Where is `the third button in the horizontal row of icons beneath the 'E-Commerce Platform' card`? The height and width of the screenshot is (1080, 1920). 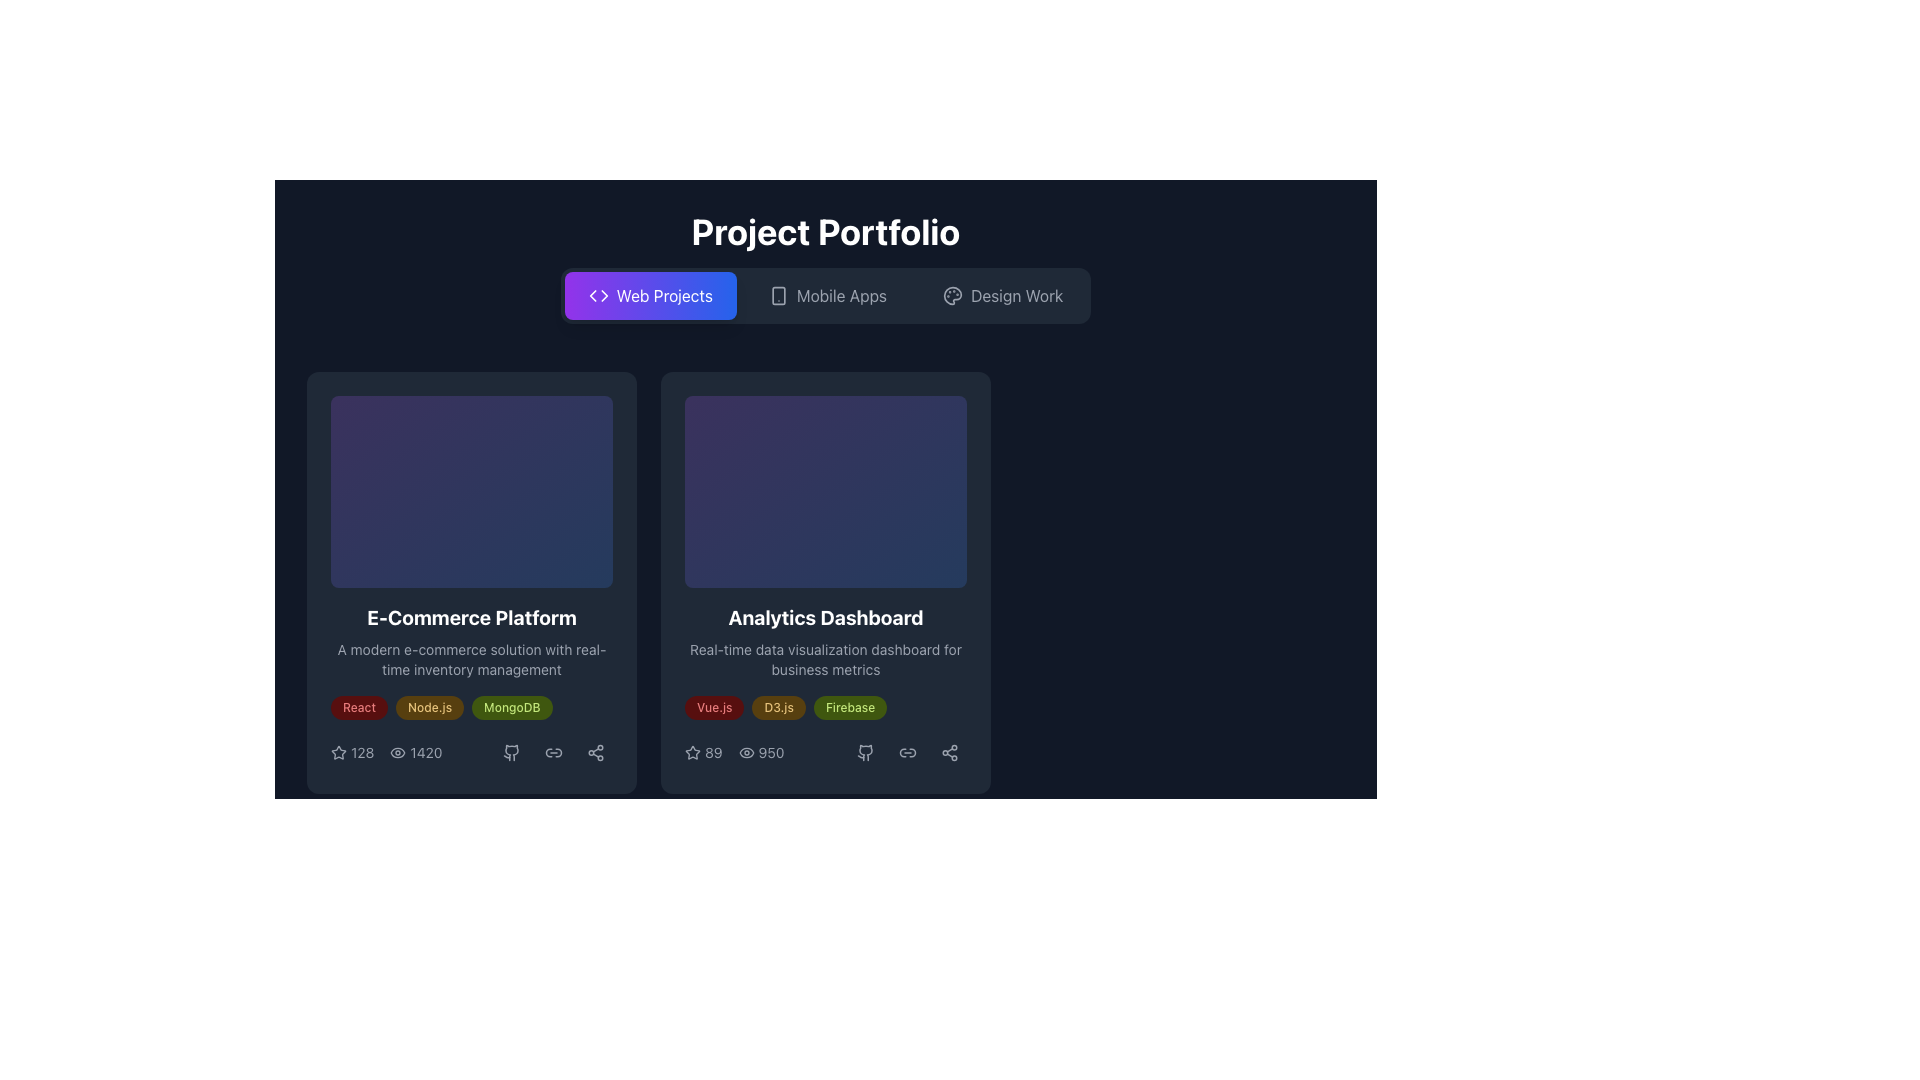
the third button in the horizontal row of icons beneath the 'E-Commerce Platform' card is located at coordinates (553, 752).